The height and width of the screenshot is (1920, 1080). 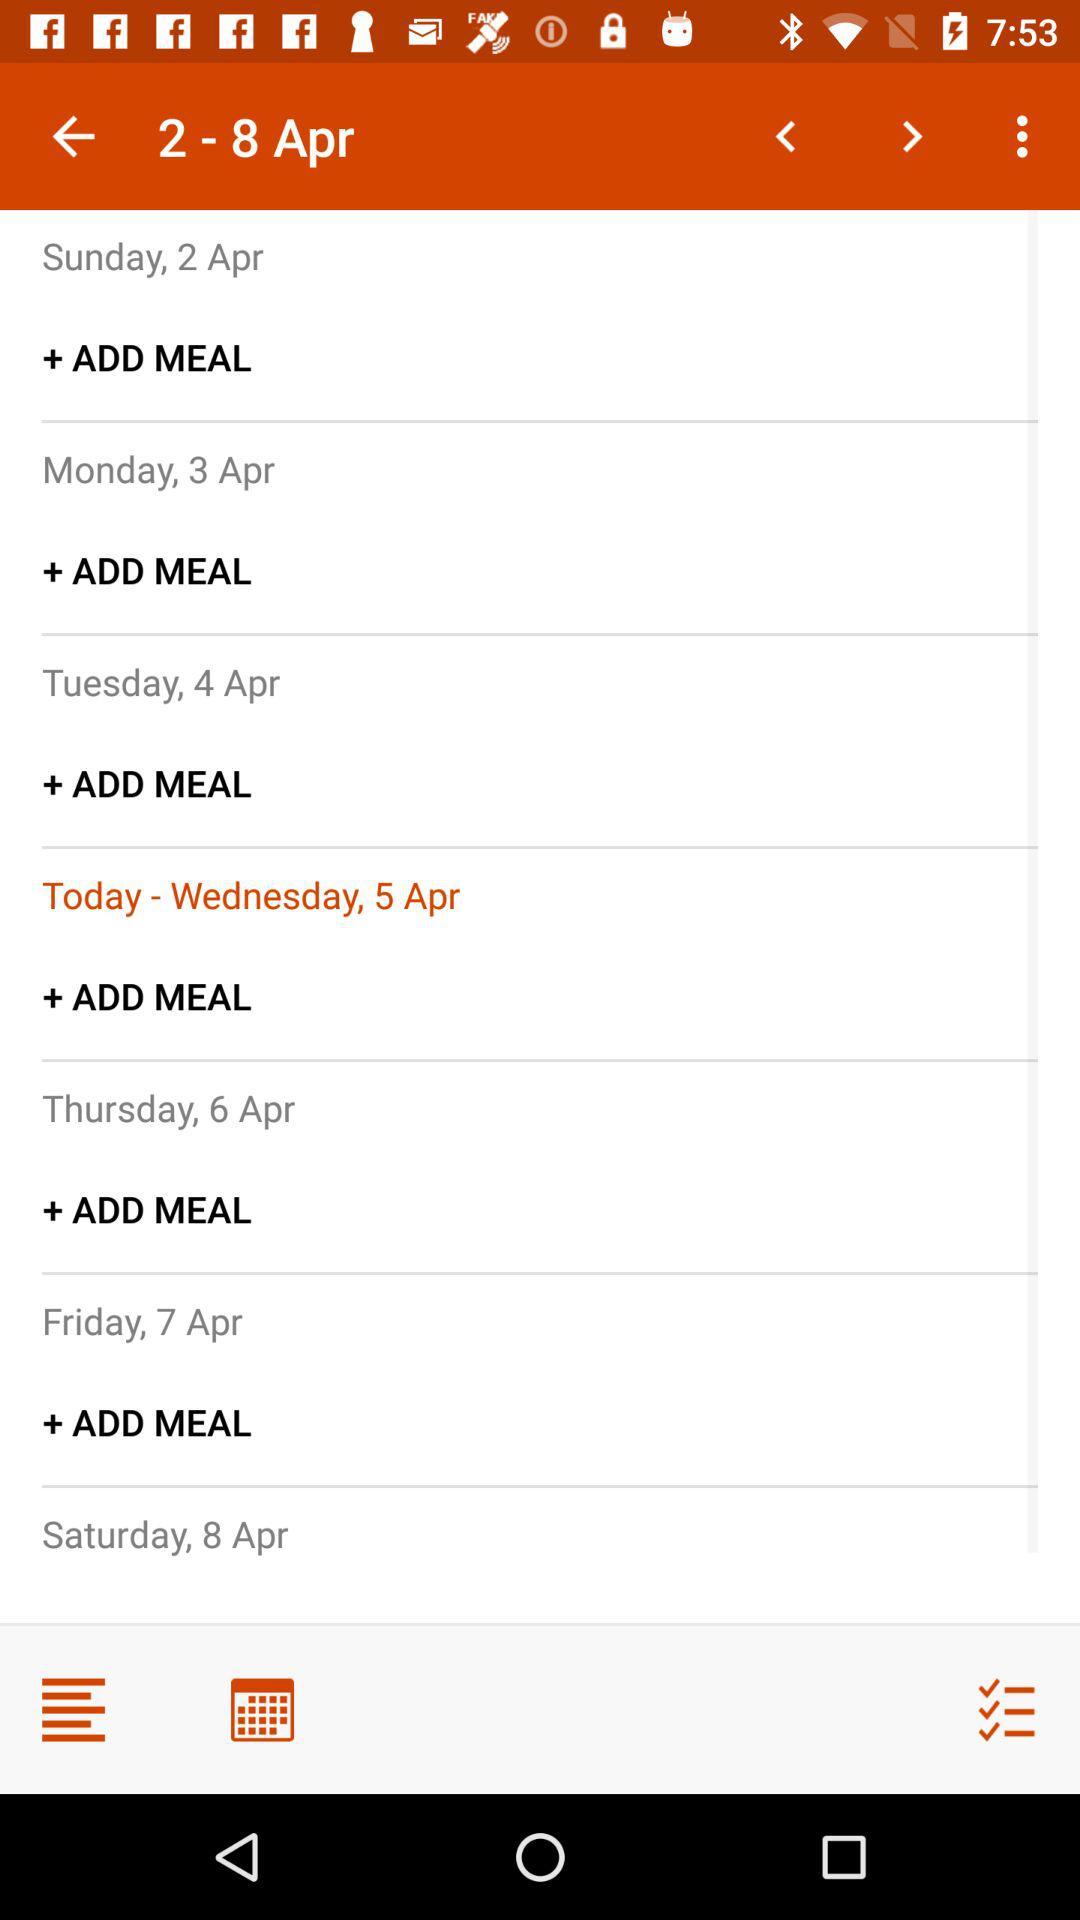 I want to click on go forward, so click(x=911, y=135).